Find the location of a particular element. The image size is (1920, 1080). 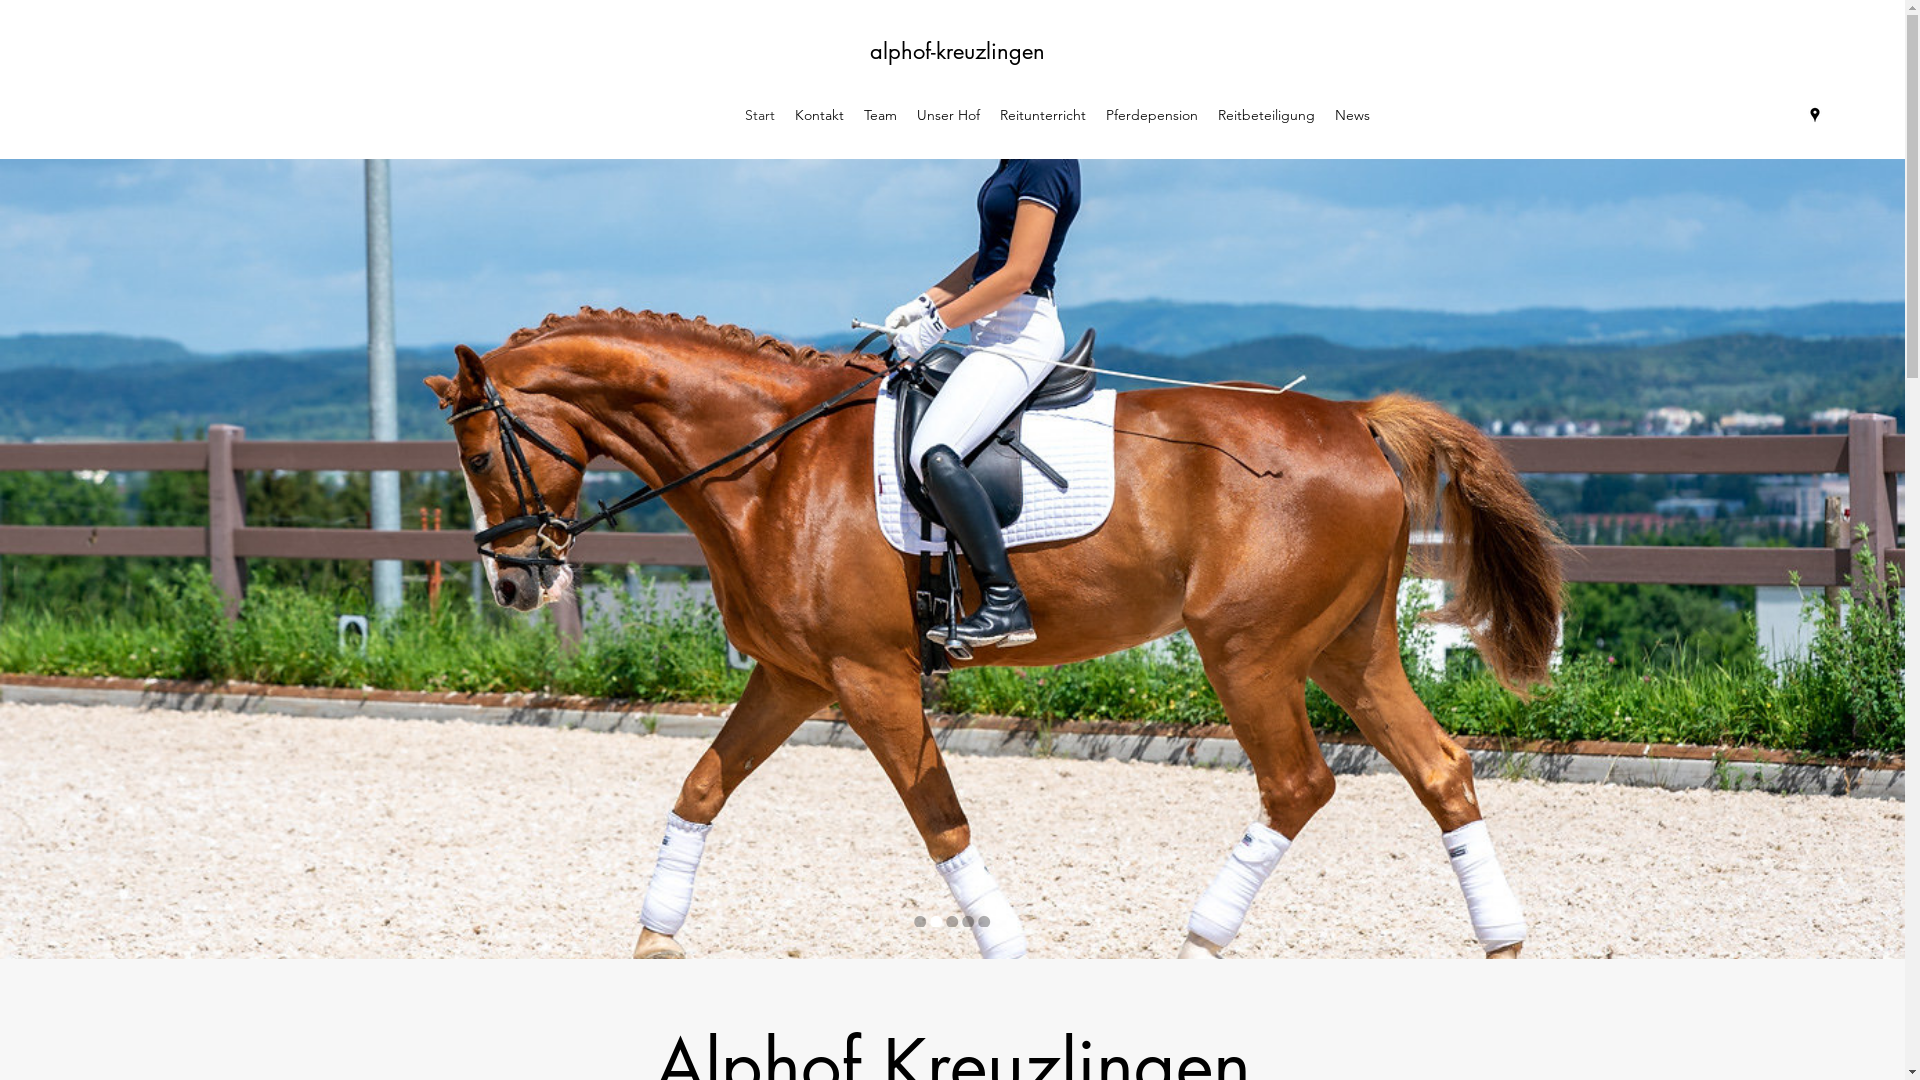

'alphof-kreuzlingen' is located at coordinates (956, 49).